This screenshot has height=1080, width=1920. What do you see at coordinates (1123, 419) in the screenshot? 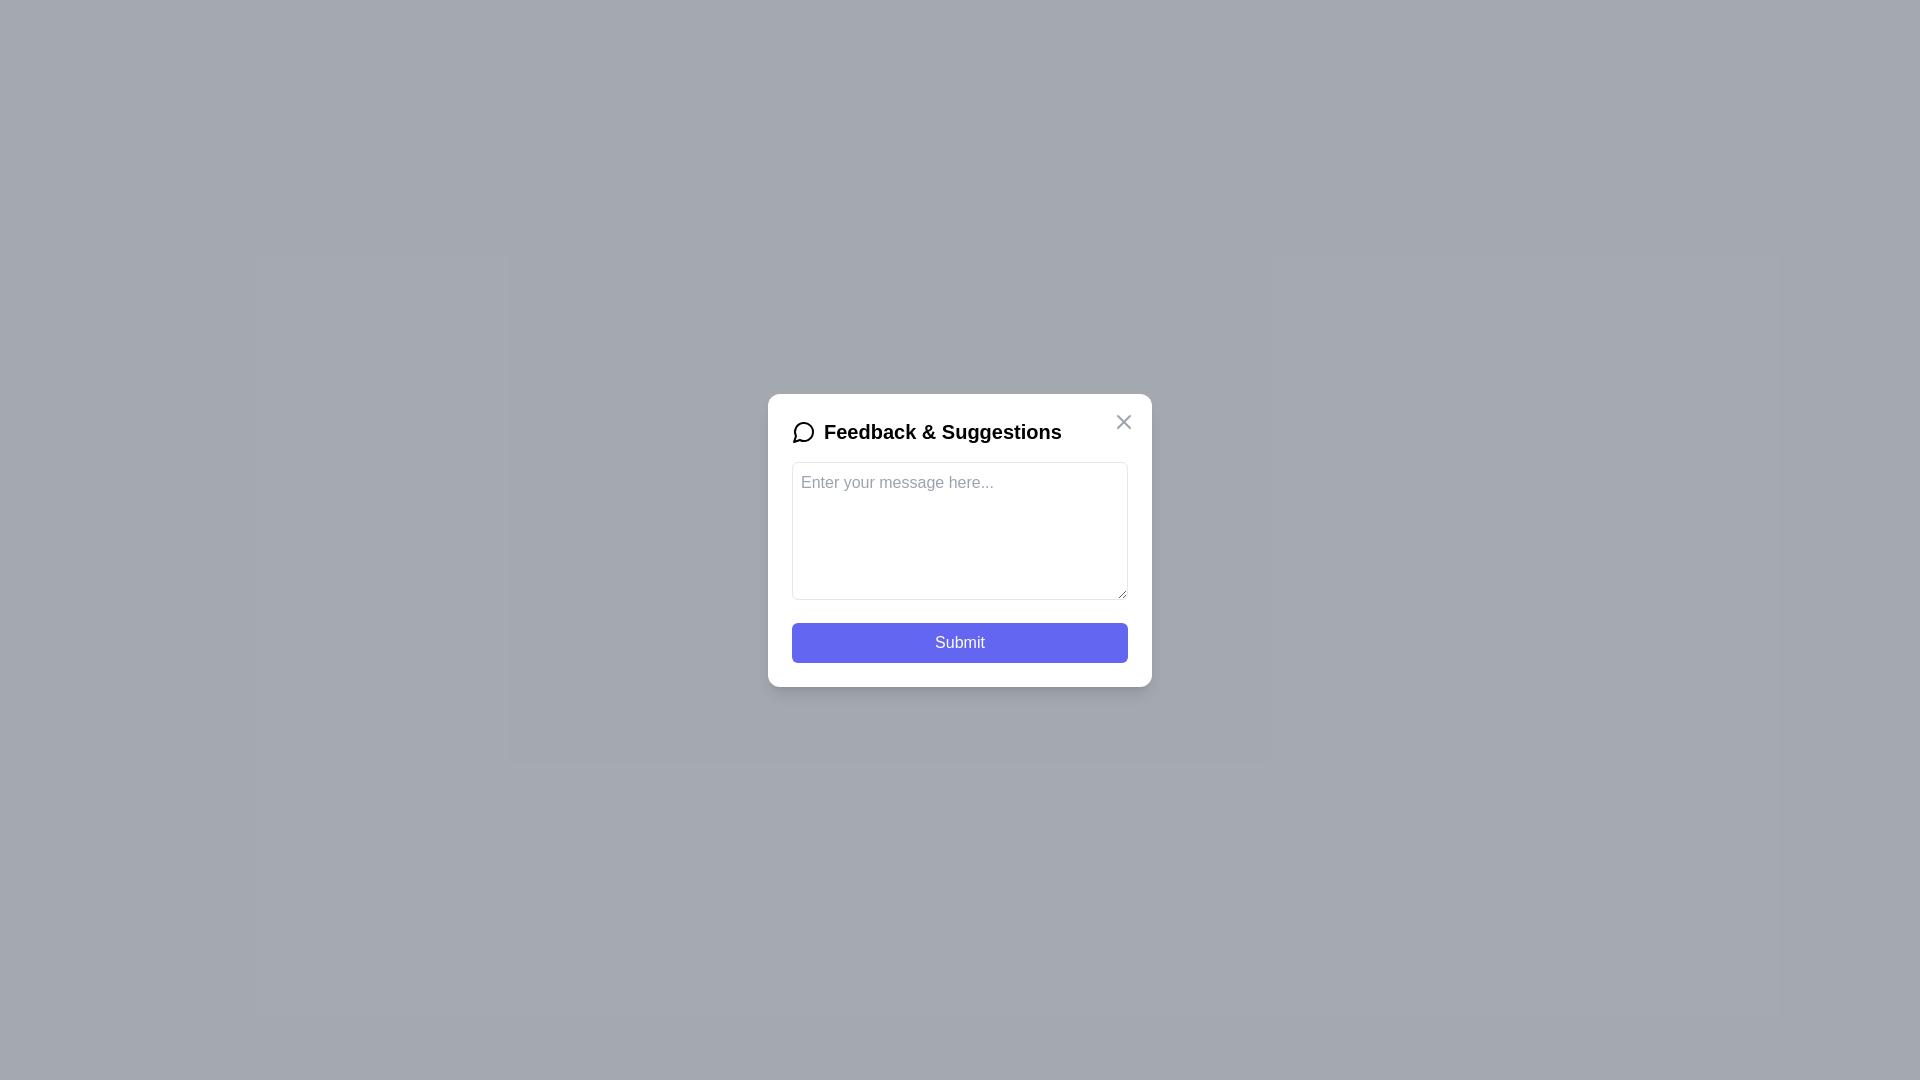
I see `the close button, which is a small interactive icon resembling a cross located in the top-right corner of the feedback dialog box` at bounding box center [1123, 419].